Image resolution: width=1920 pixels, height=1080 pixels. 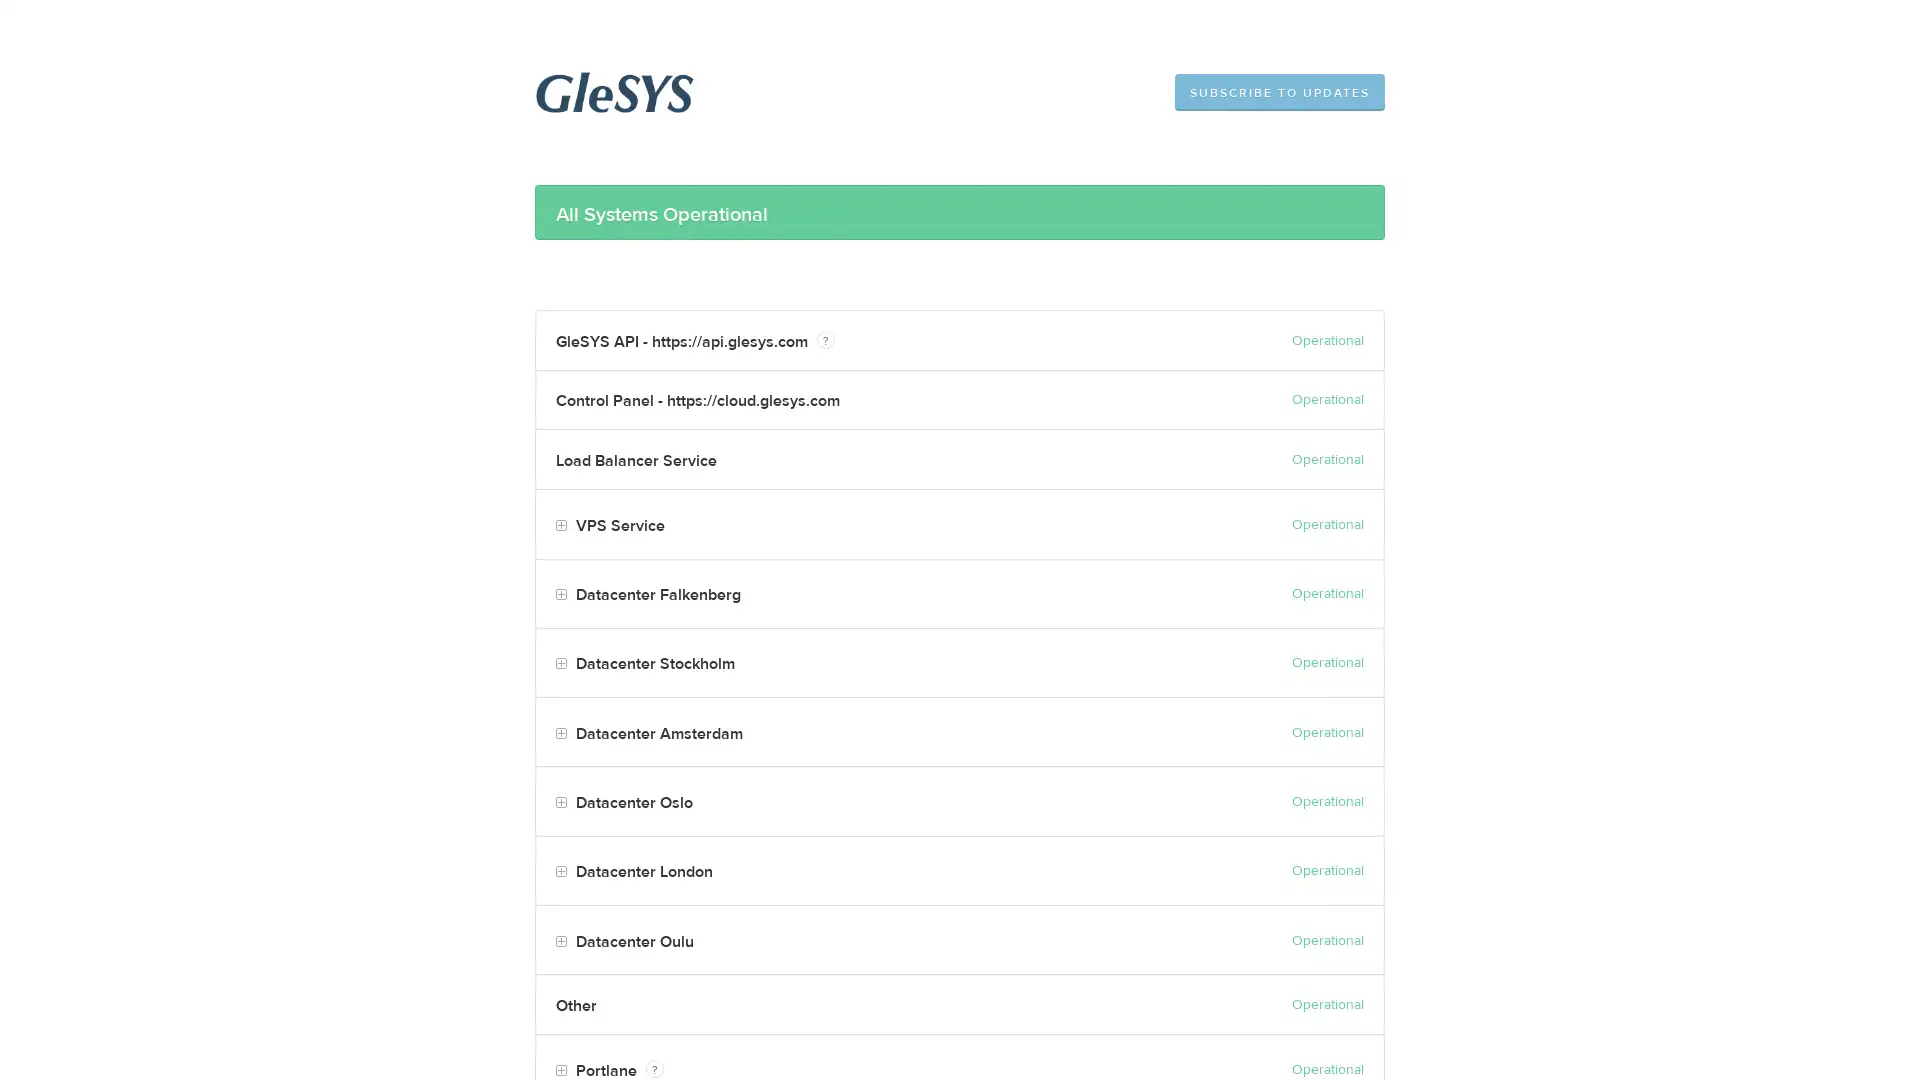 I want to click on Toggle Datacenter London, so click(x=560, y=871).